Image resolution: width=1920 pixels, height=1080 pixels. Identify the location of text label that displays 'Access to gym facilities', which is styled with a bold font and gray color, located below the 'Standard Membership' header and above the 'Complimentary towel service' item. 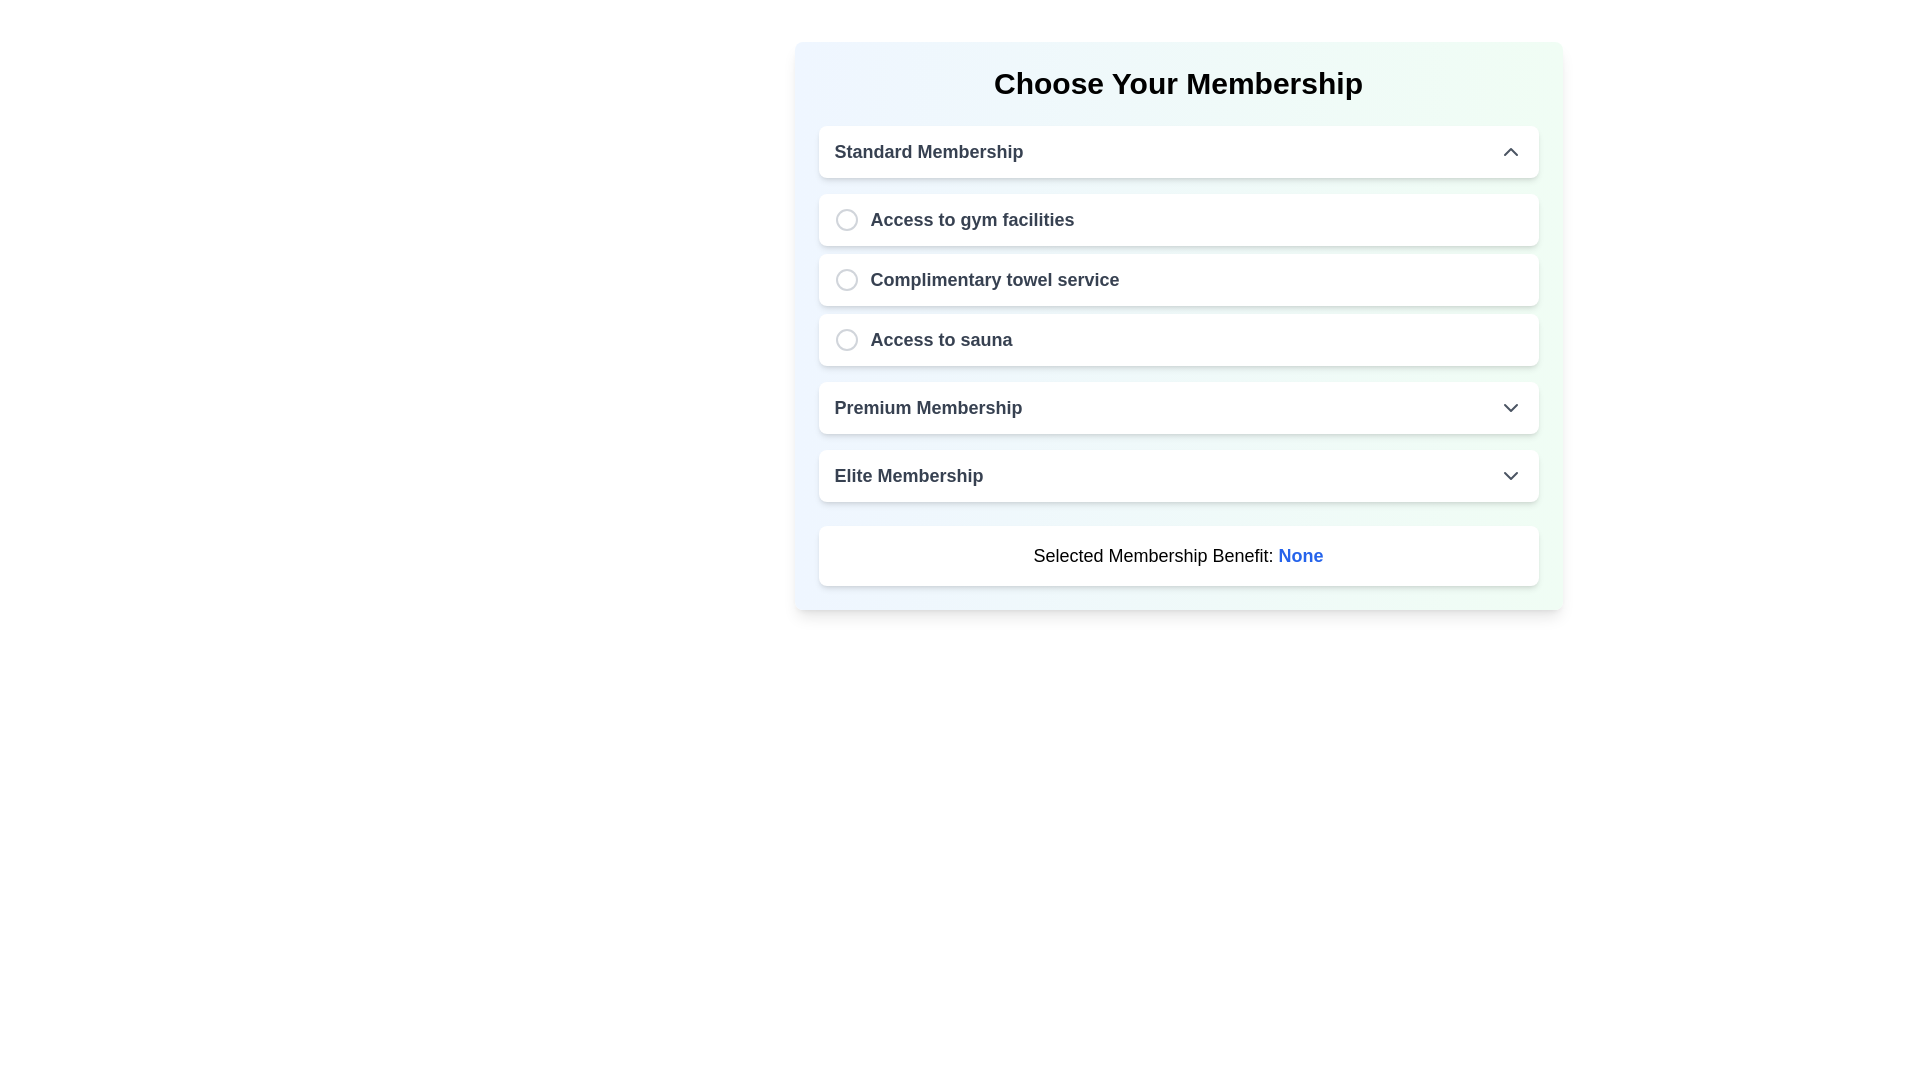
(972, 219).